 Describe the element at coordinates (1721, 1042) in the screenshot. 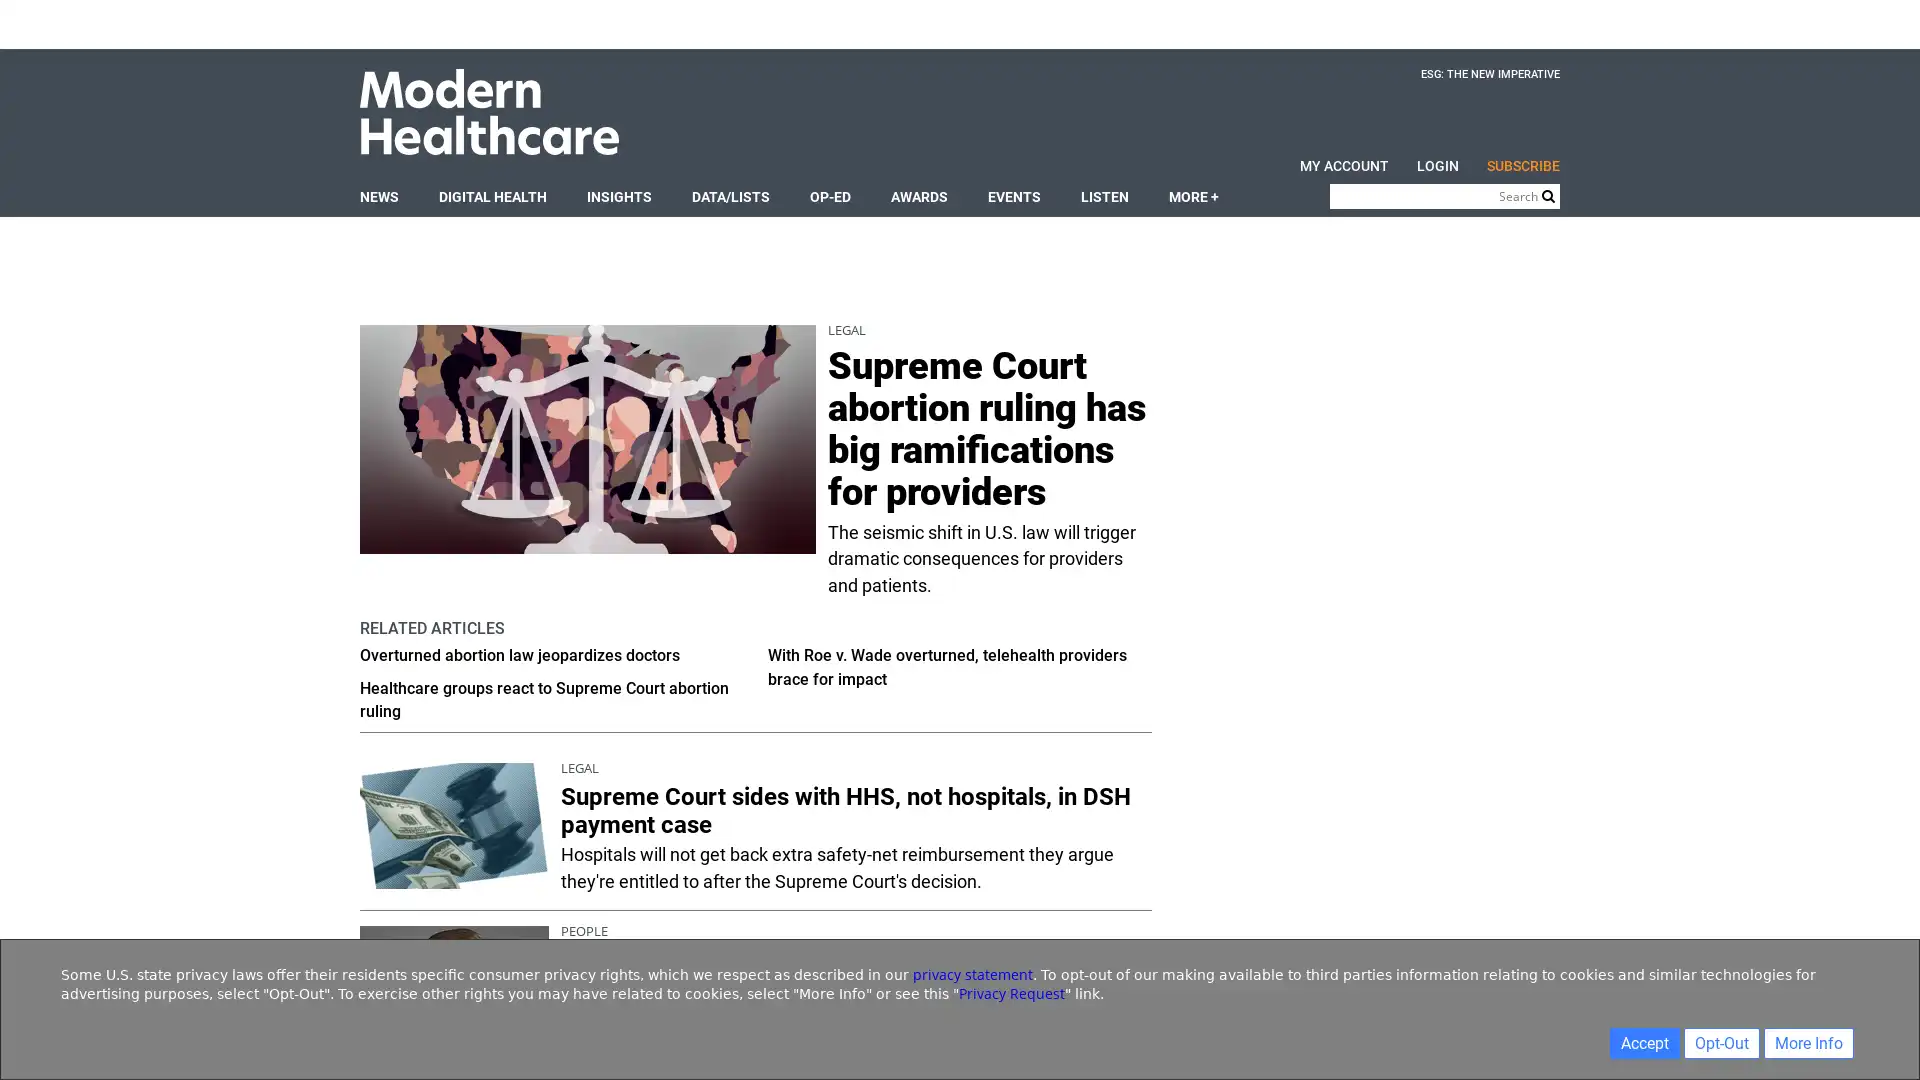

I see `Opt-Out` at that location.